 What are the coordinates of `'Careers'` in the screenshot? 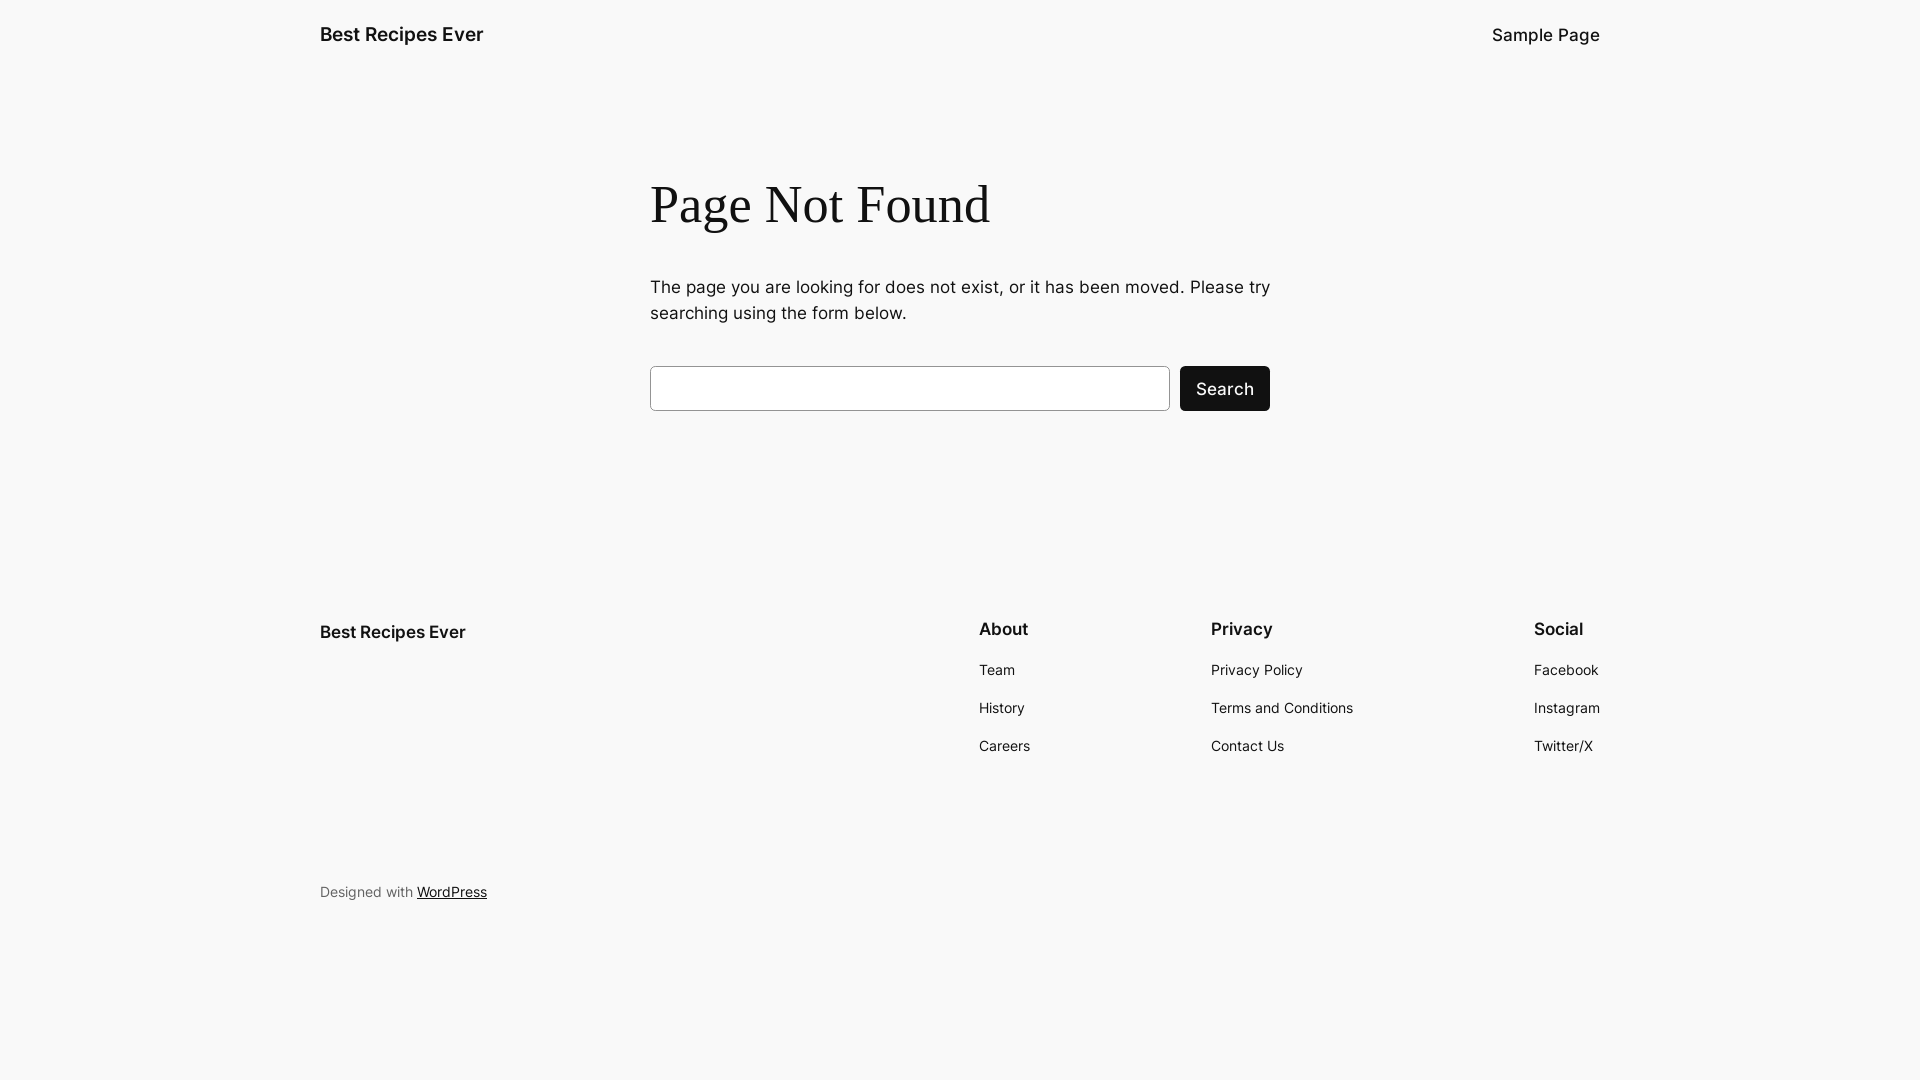 It's located at (979, 745).